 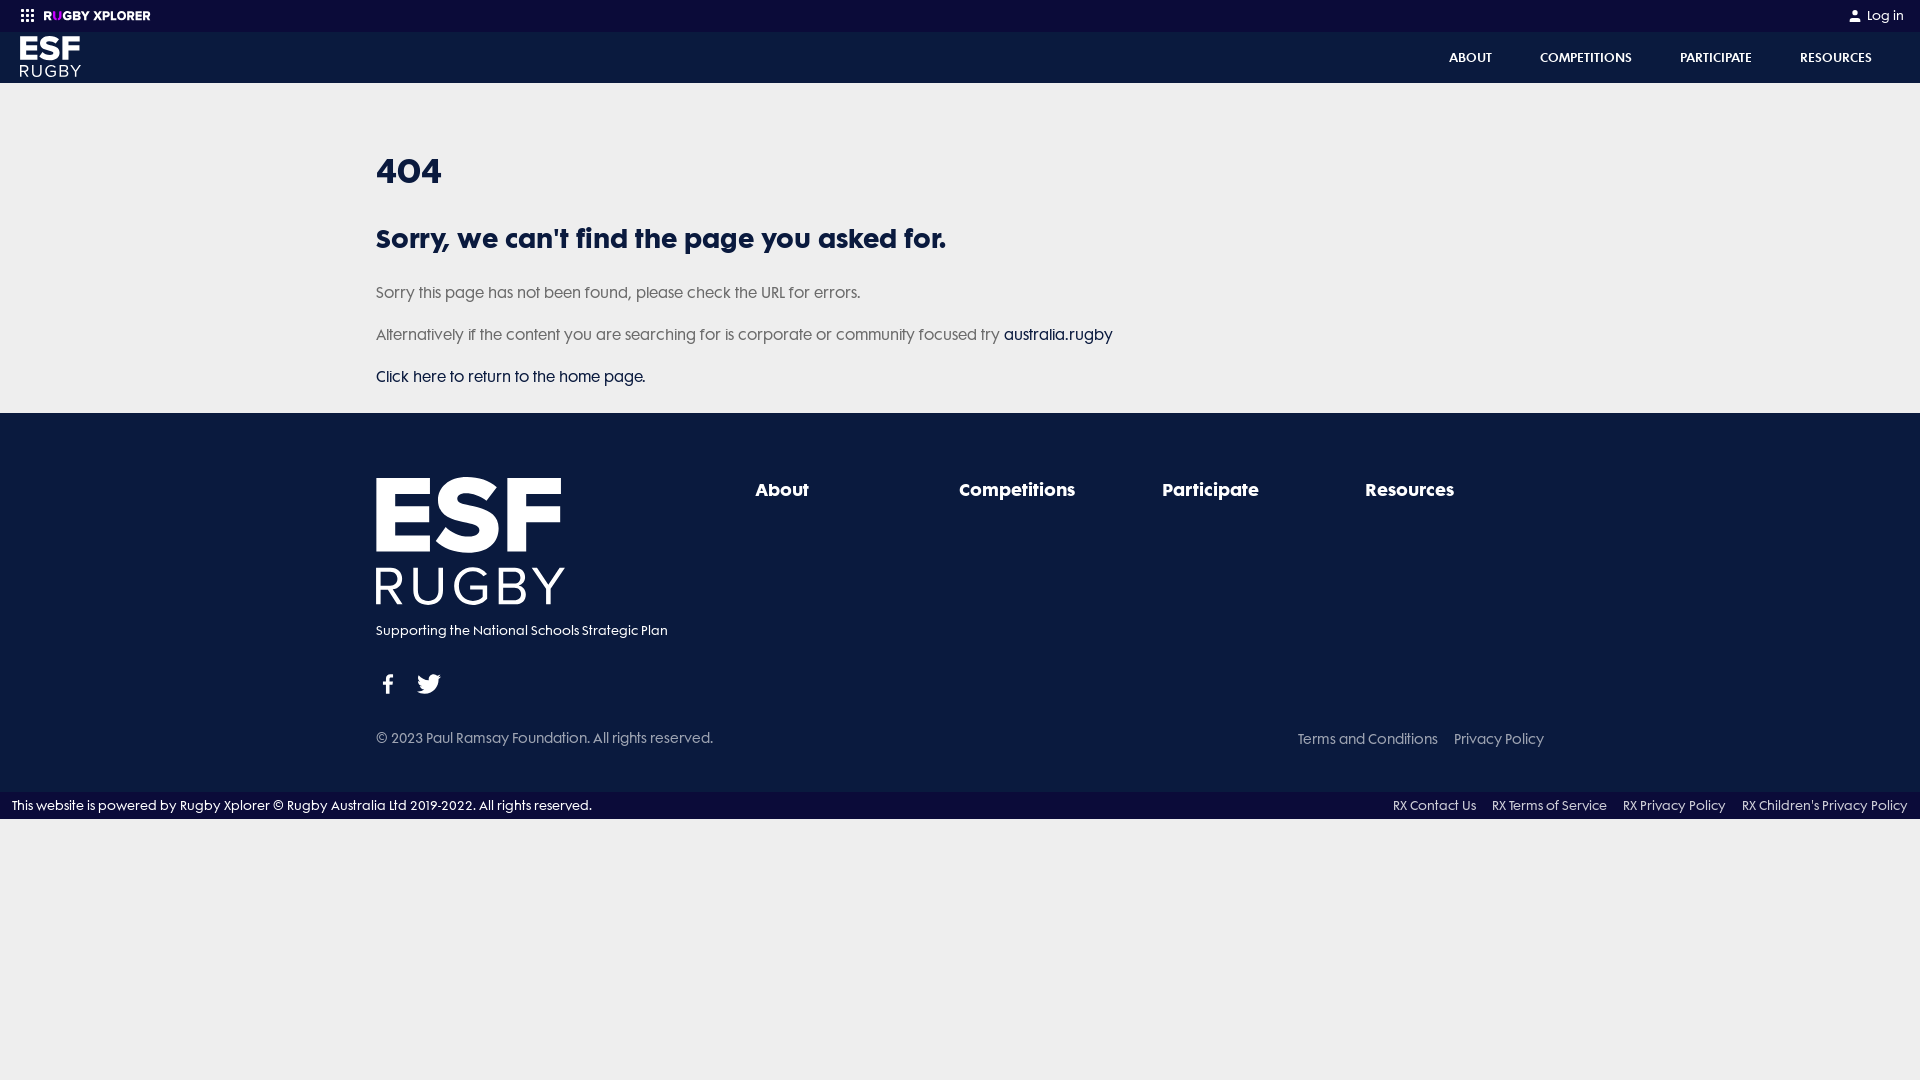 What do you see at coordinates (1003, 334) in the screenshot?
I see `'australia.rugby'` at bounding box center [1003, 334].